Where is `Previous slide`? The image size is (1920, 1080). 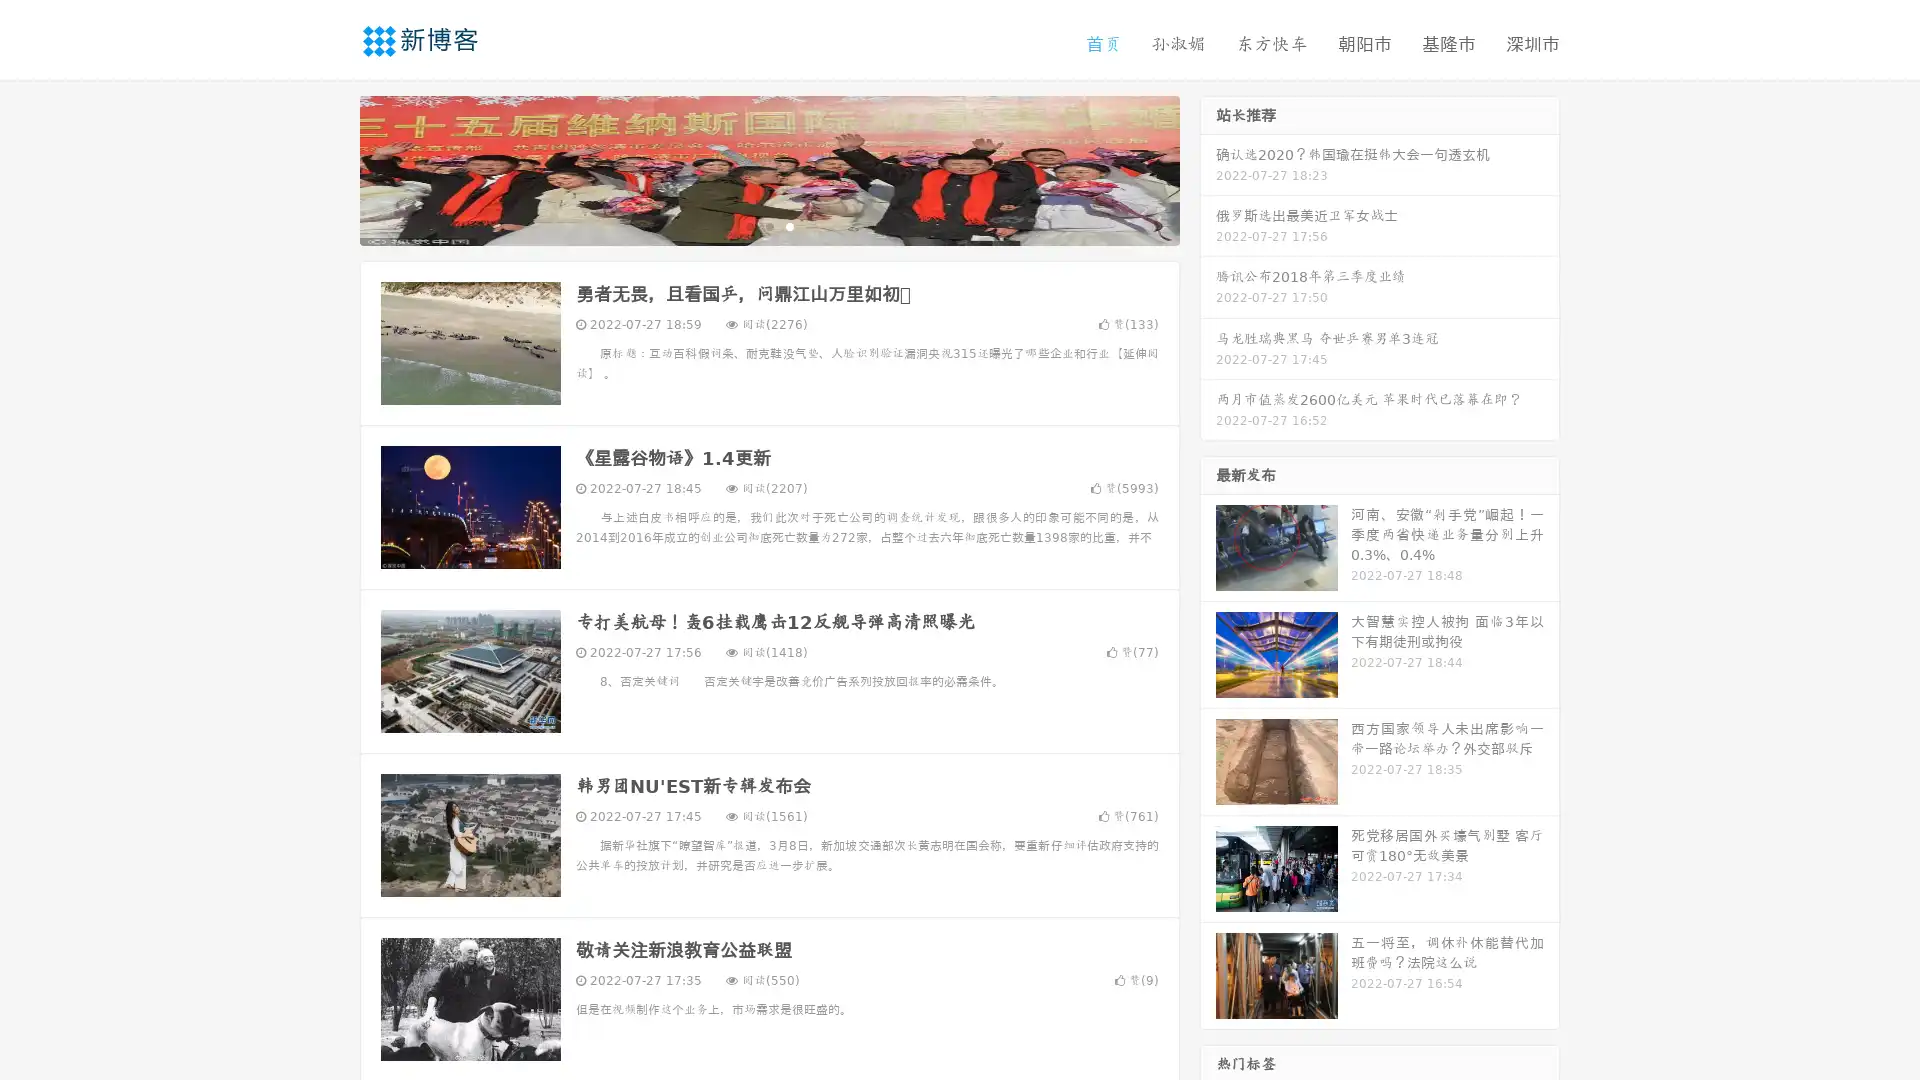 Previous slide is located at coordinates (330, 168).